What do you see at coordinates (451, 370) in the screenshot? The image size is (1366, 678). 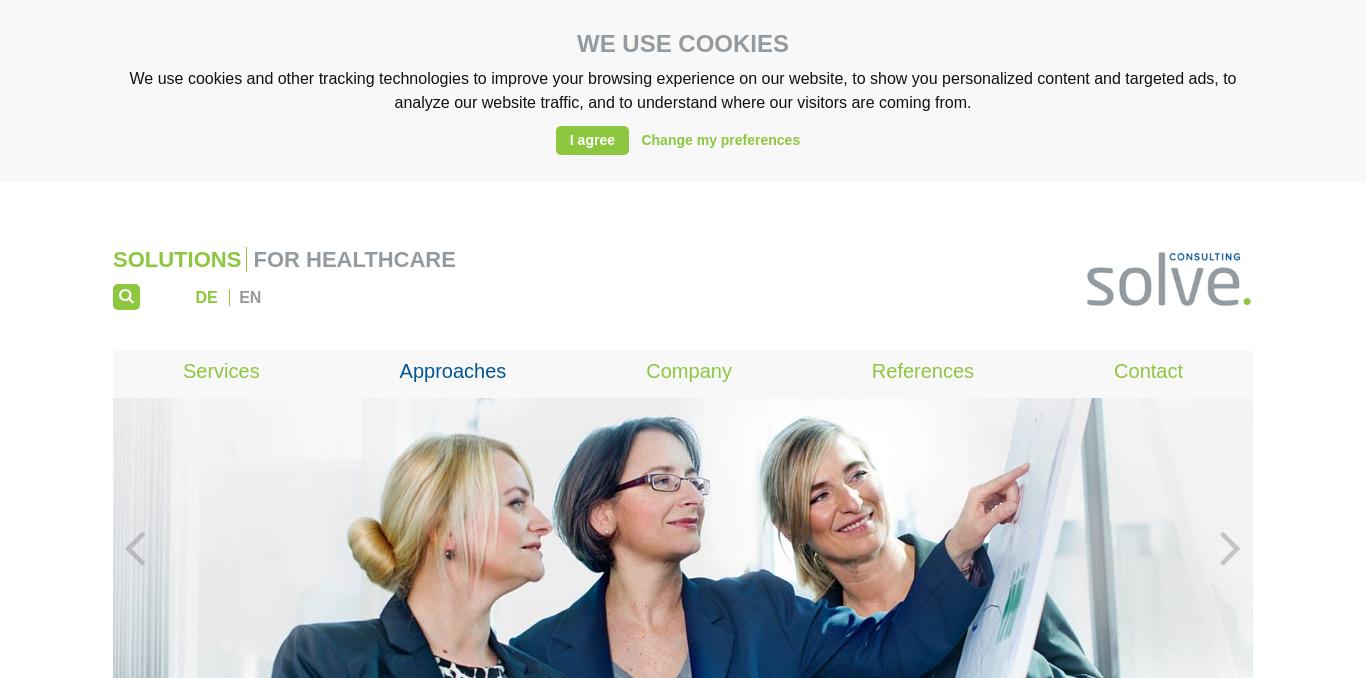 I see `'Approaches'` at bounding box center [451, 370].